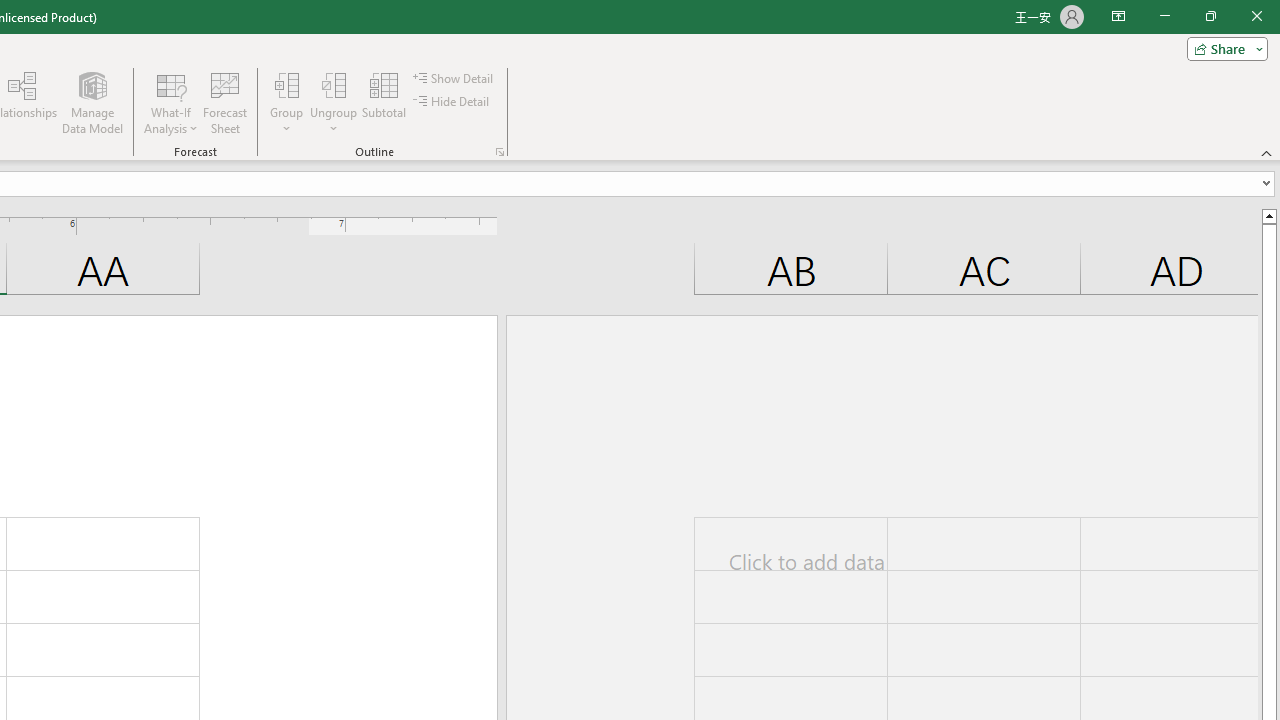 This screenshot has width=1280, height=720. I want to click on 'Share', so click(1222, 47).